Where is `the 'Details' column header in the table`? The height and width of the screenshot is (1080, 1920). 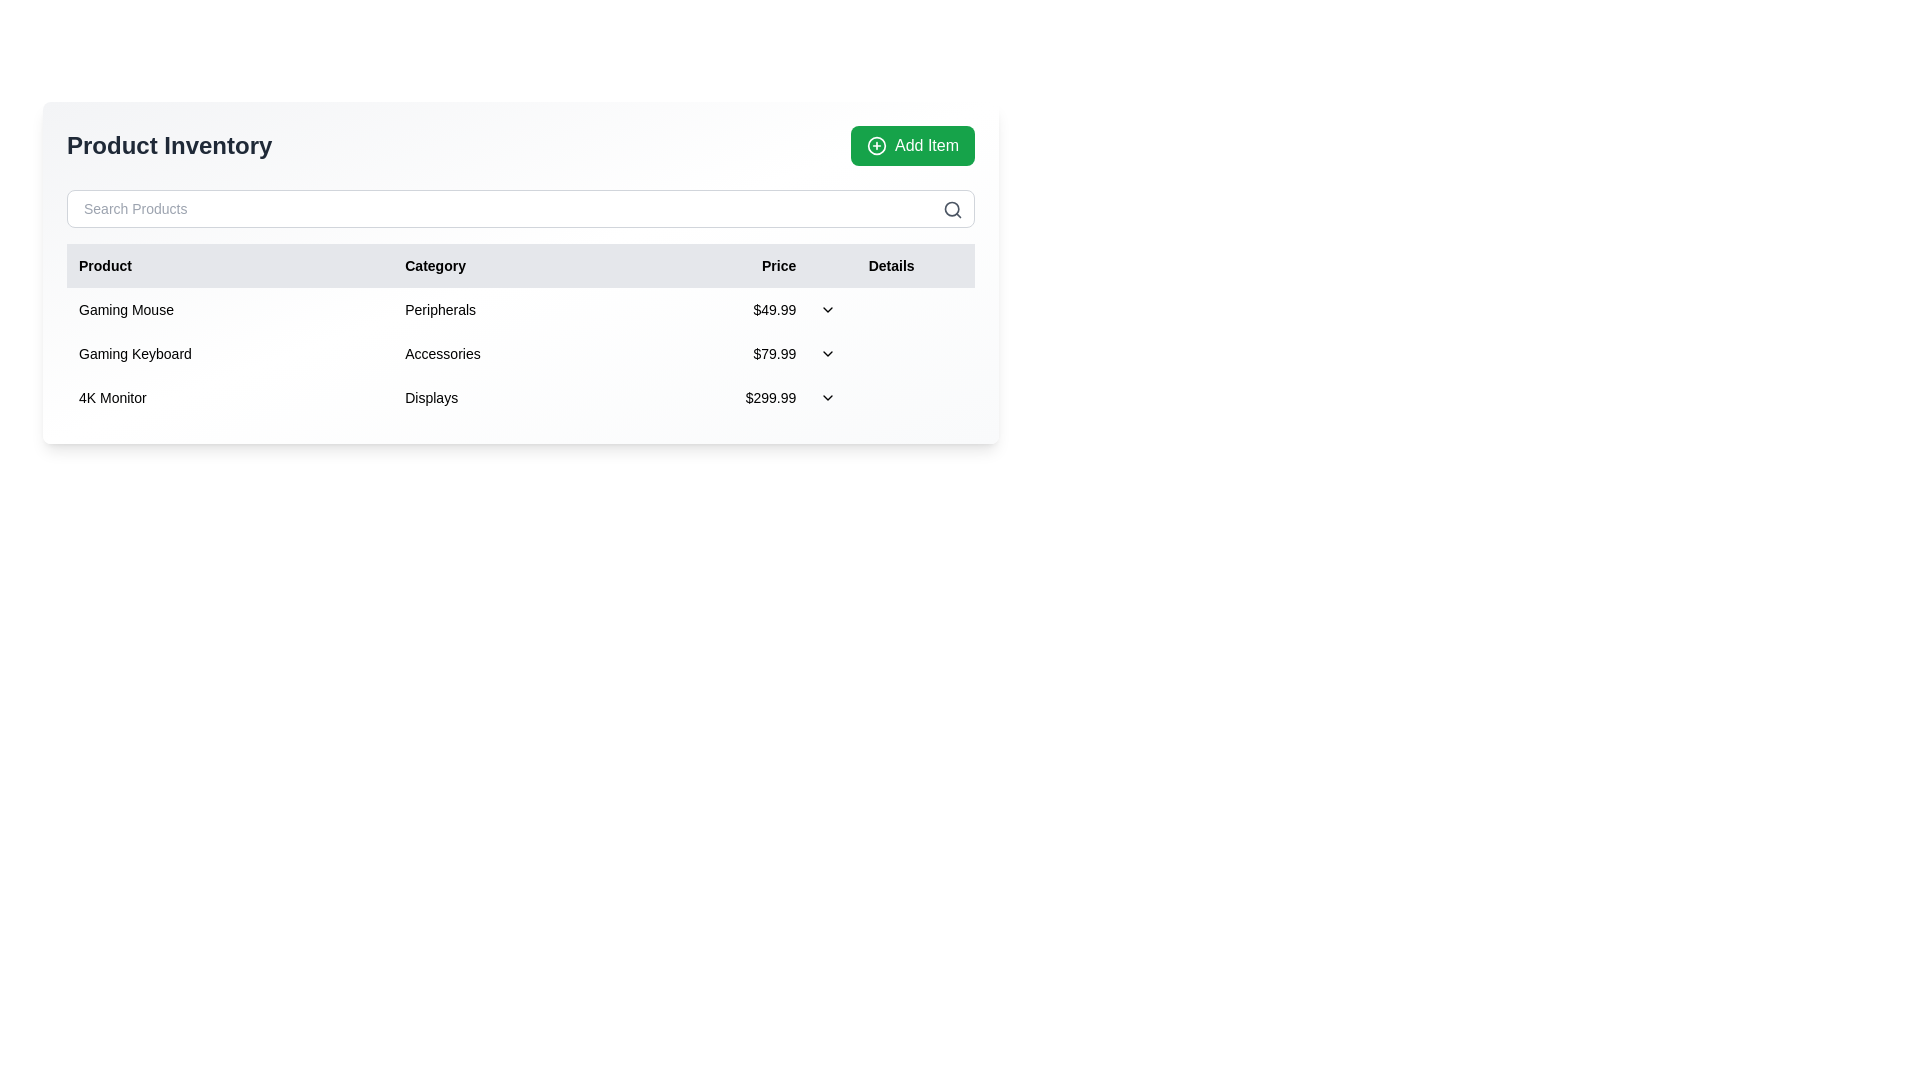 the 'Details' column header in the table is located at coordinates (890, 265).